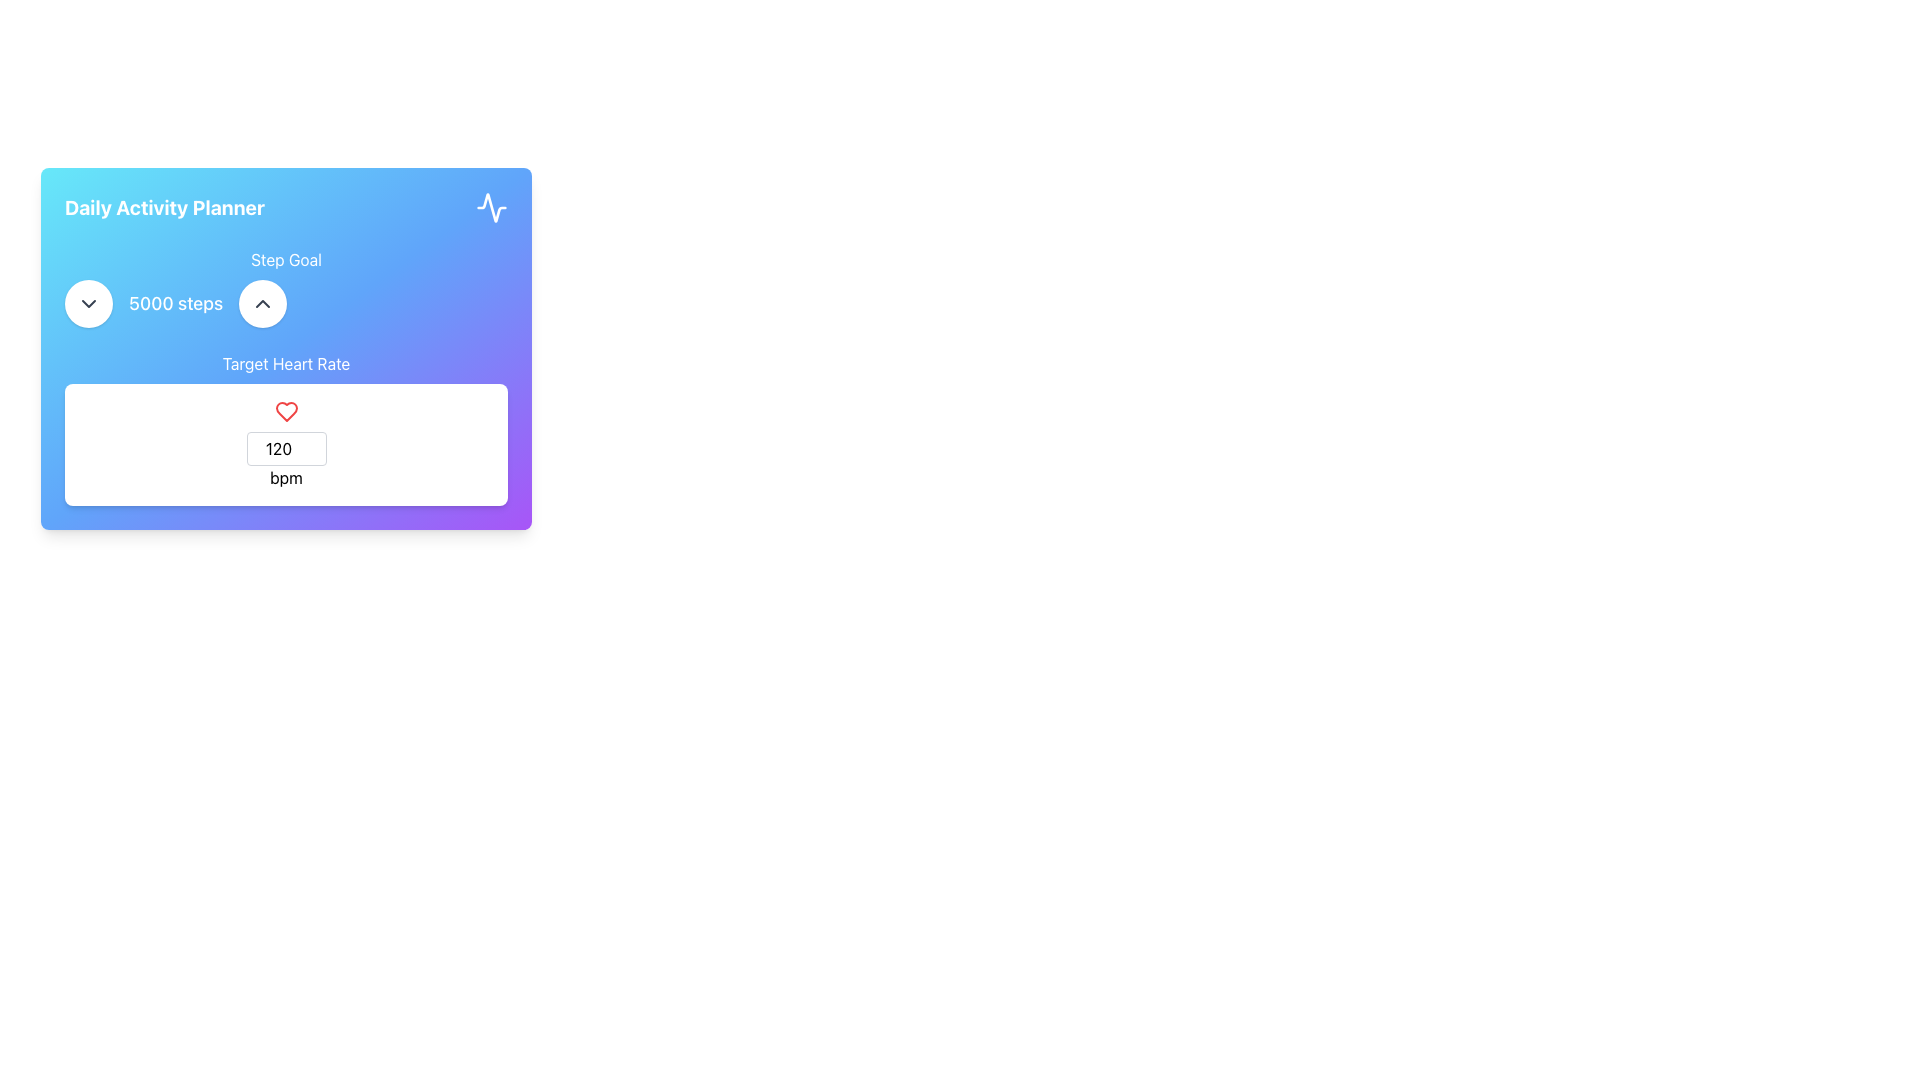 This screenshot has height=1080, width=1920. I want to click on the text element displaying '5000 steps' which indicates the user's step goal, located centrally within the 'Daily Activity Planner' card, so click(176, 304).